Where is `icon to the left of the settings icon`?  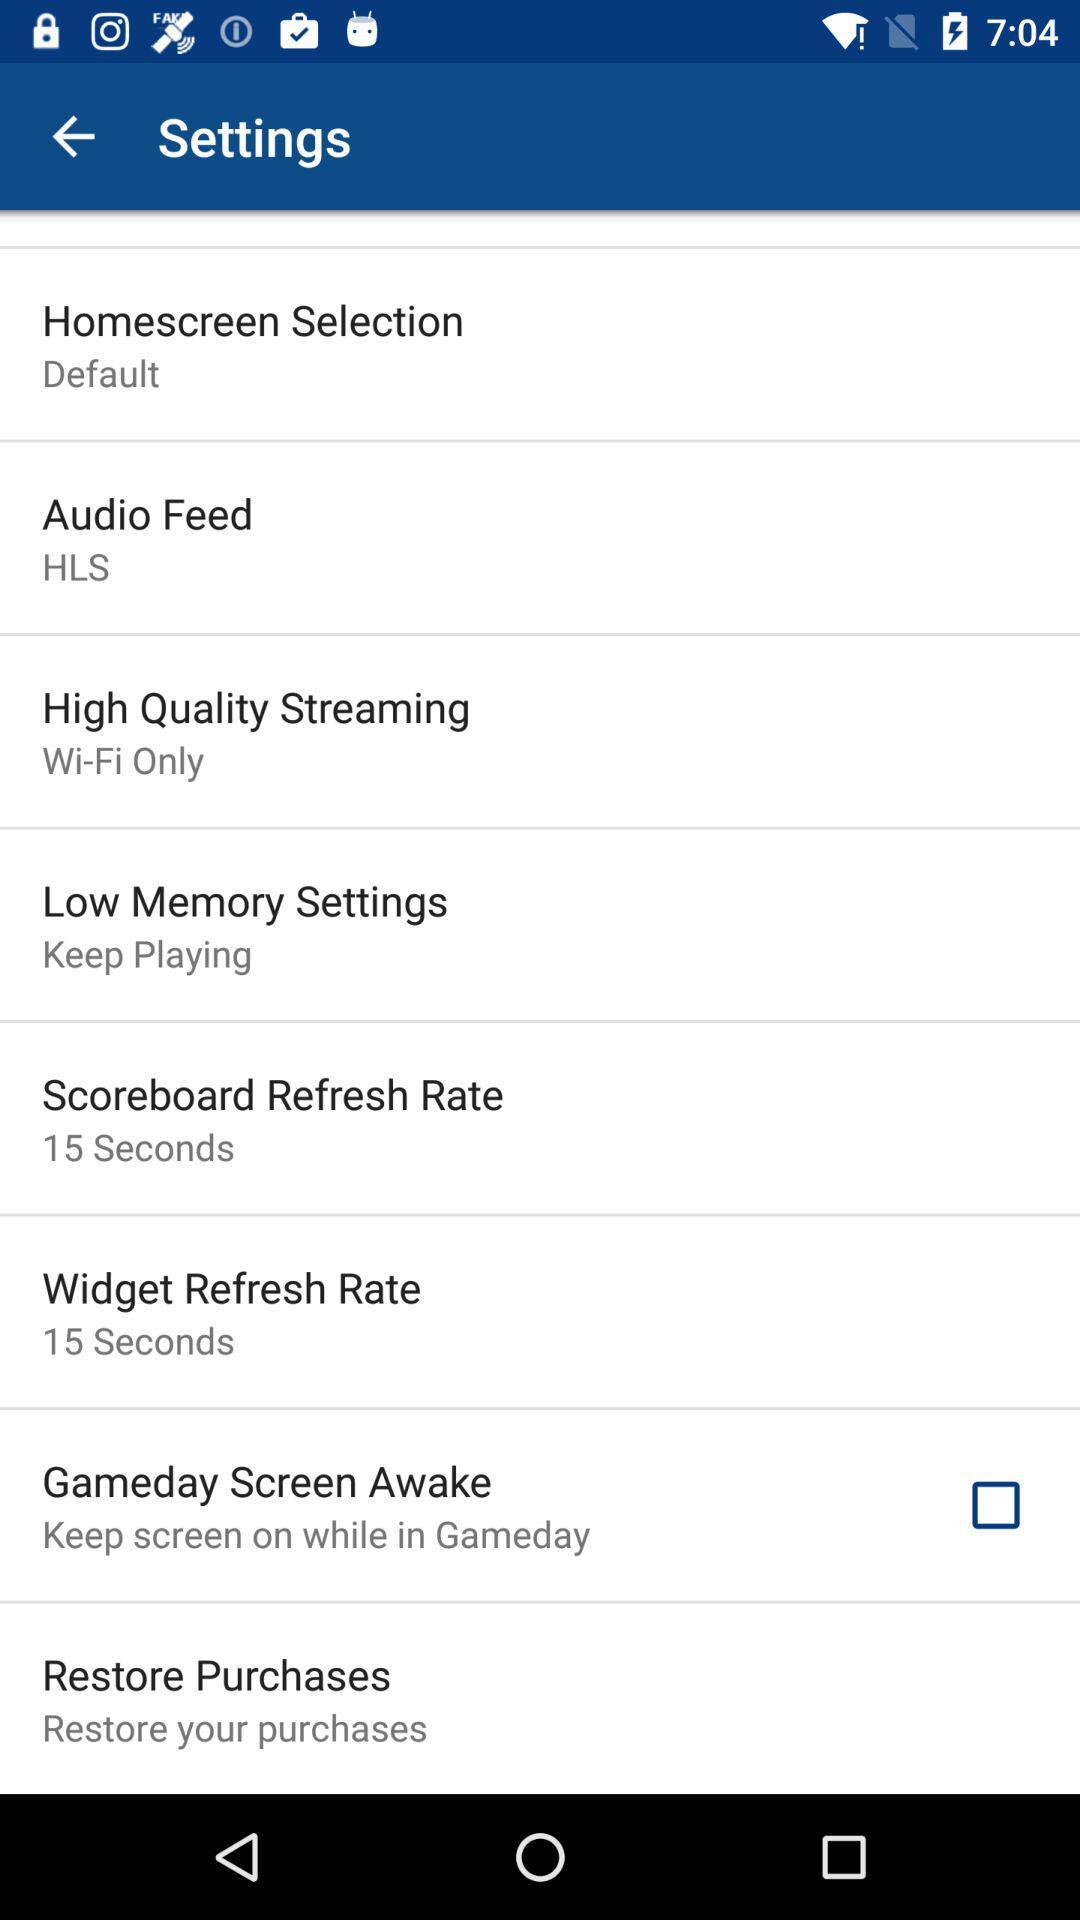
icon to the left of the settings icon is located at coordinates (72, 135).